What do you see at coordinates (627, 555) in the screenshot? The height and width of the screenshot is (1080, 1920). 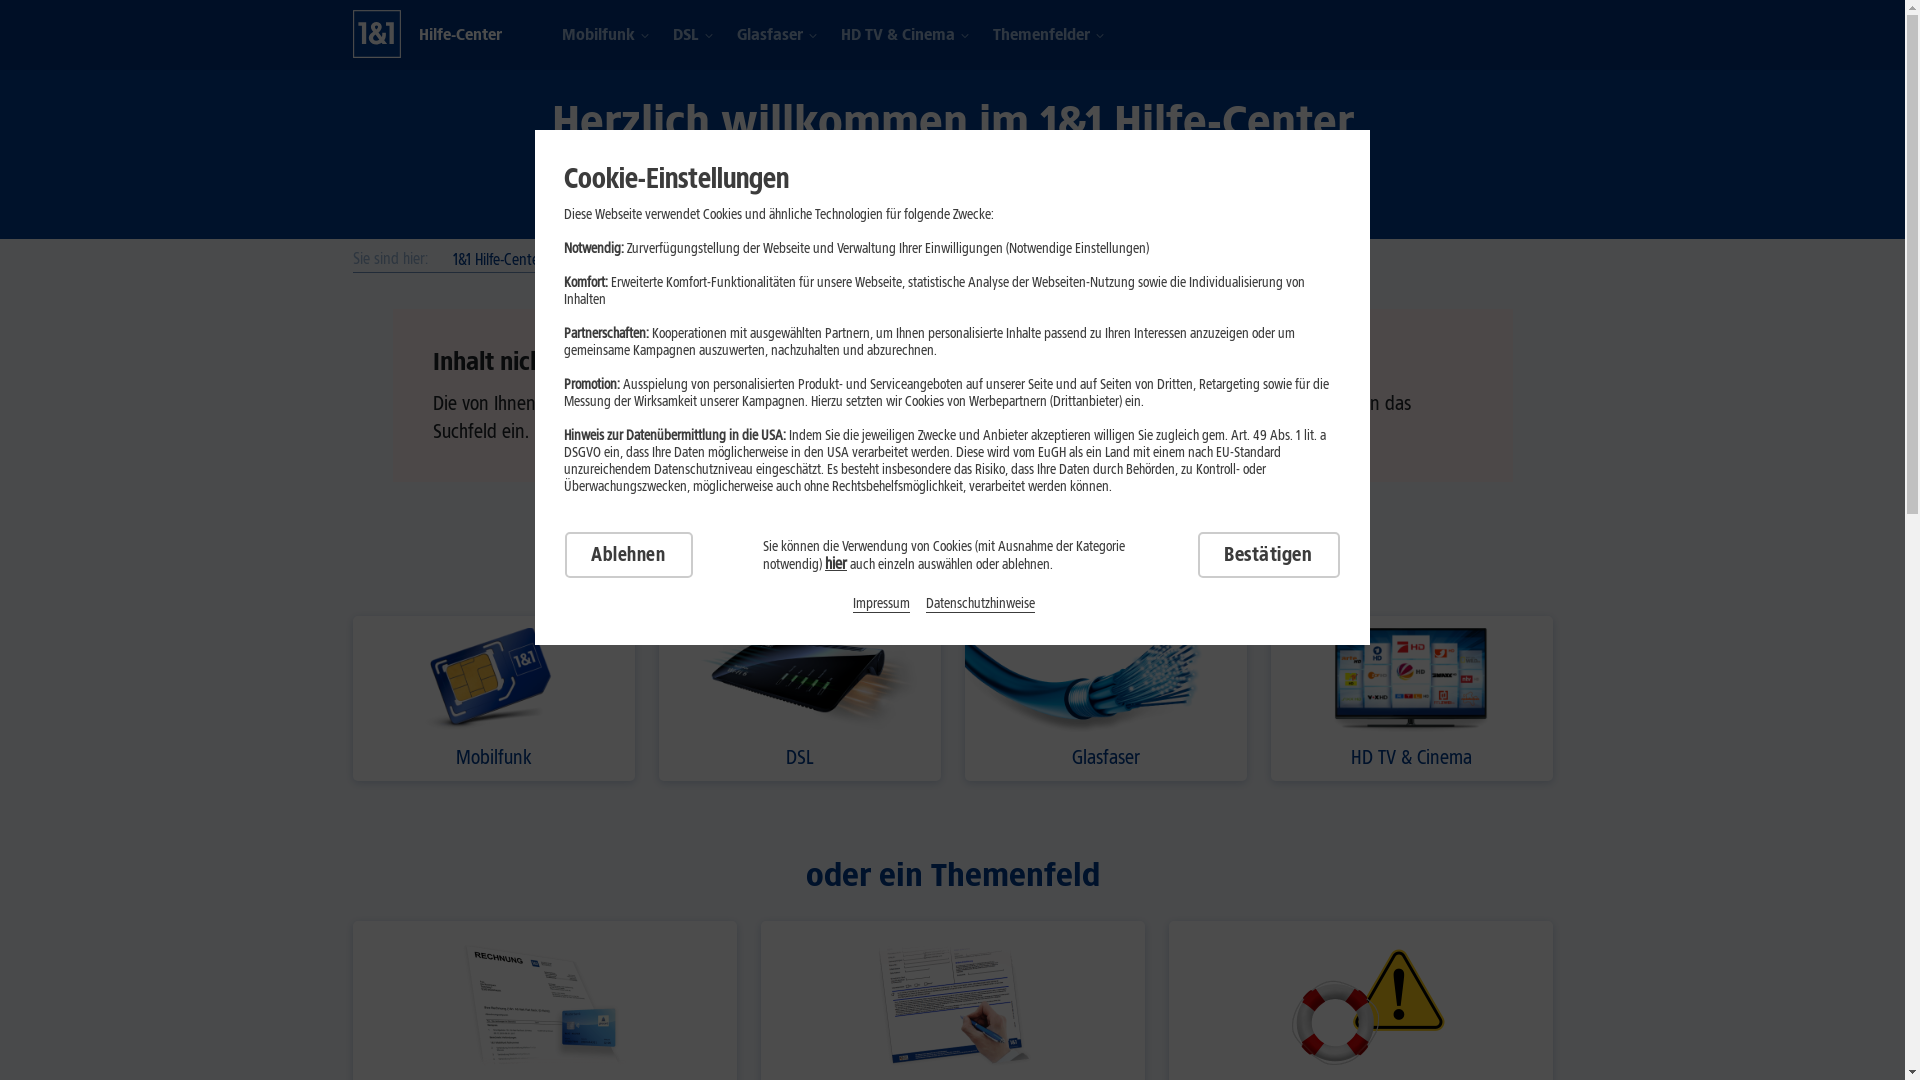 I see `'Ablehnen'` at bounding box center [627, 555].